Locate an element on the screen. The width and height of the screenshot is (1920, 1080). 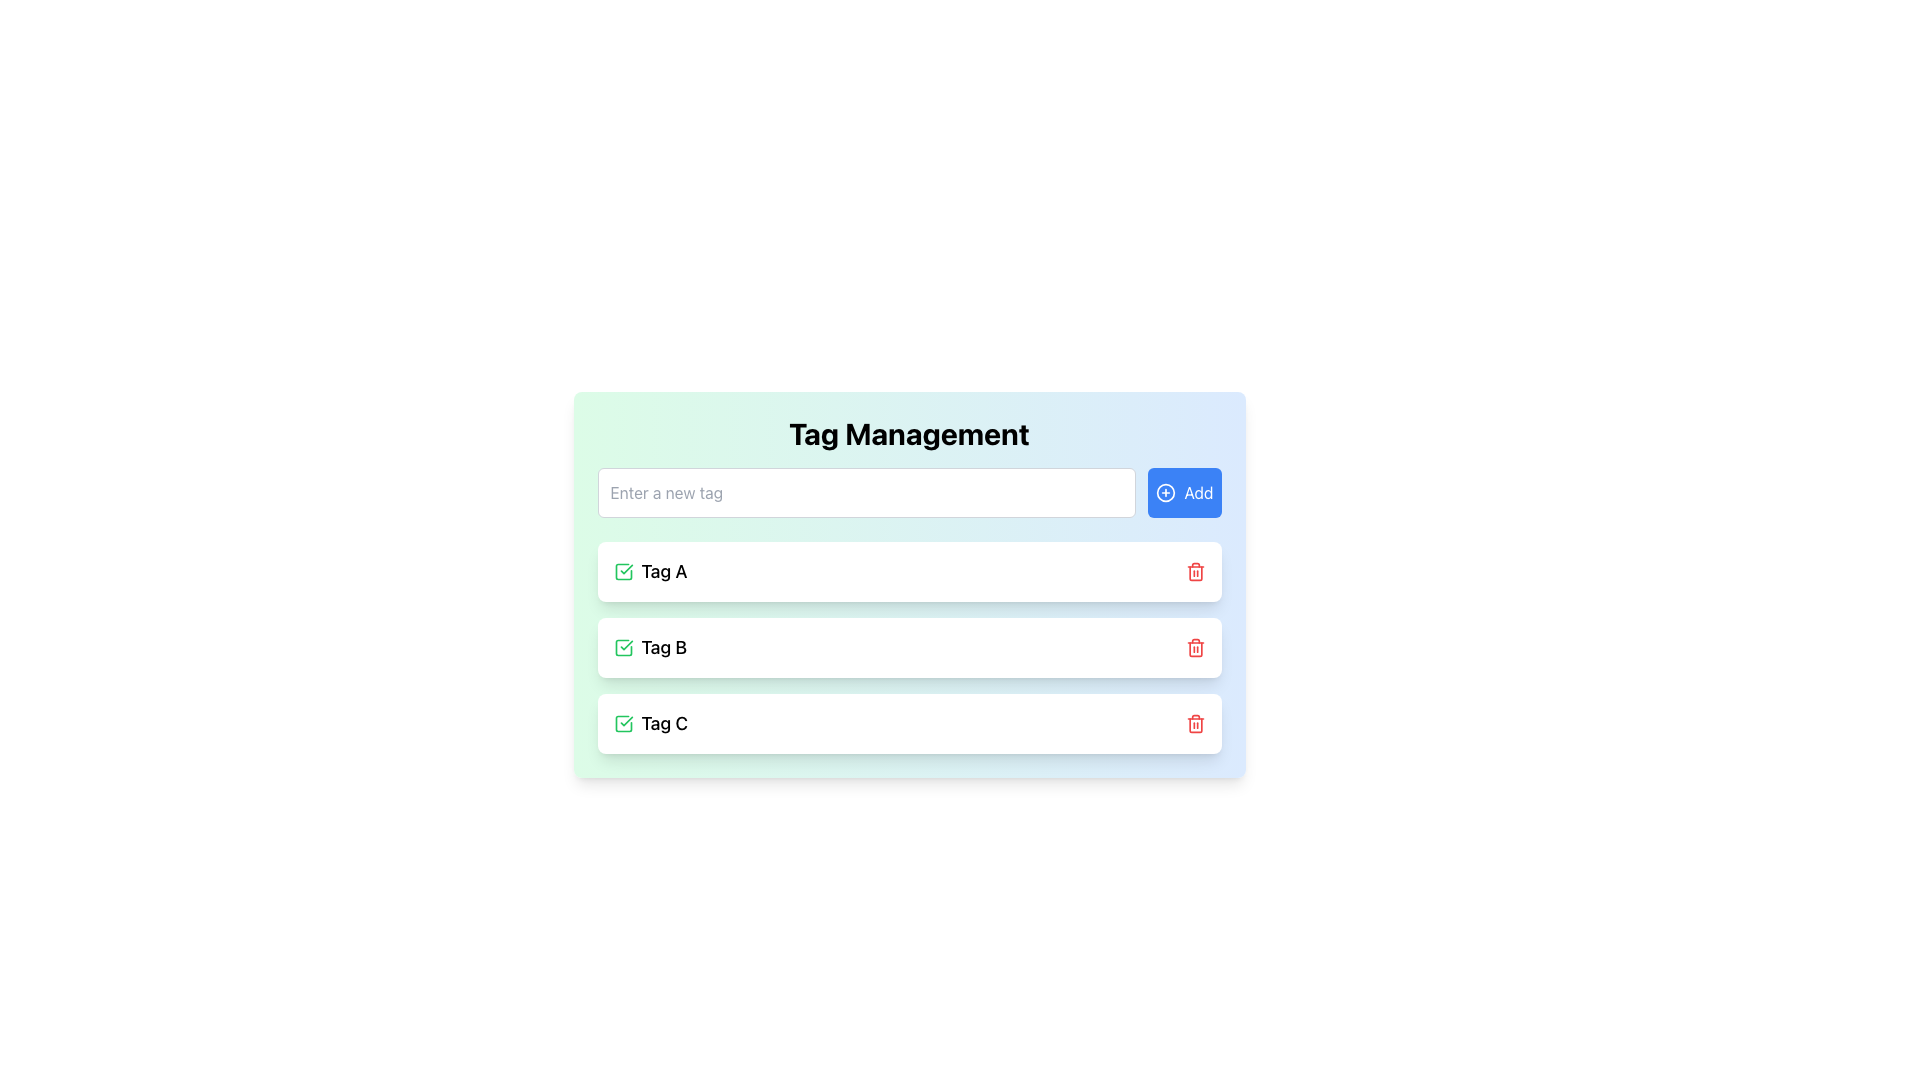
the segment labeled 'Tag B', which is the second element in a series of three segments for managing tags, positioned below 'Tag A' and above 'Tag C' is located at coordinates (908, 648).